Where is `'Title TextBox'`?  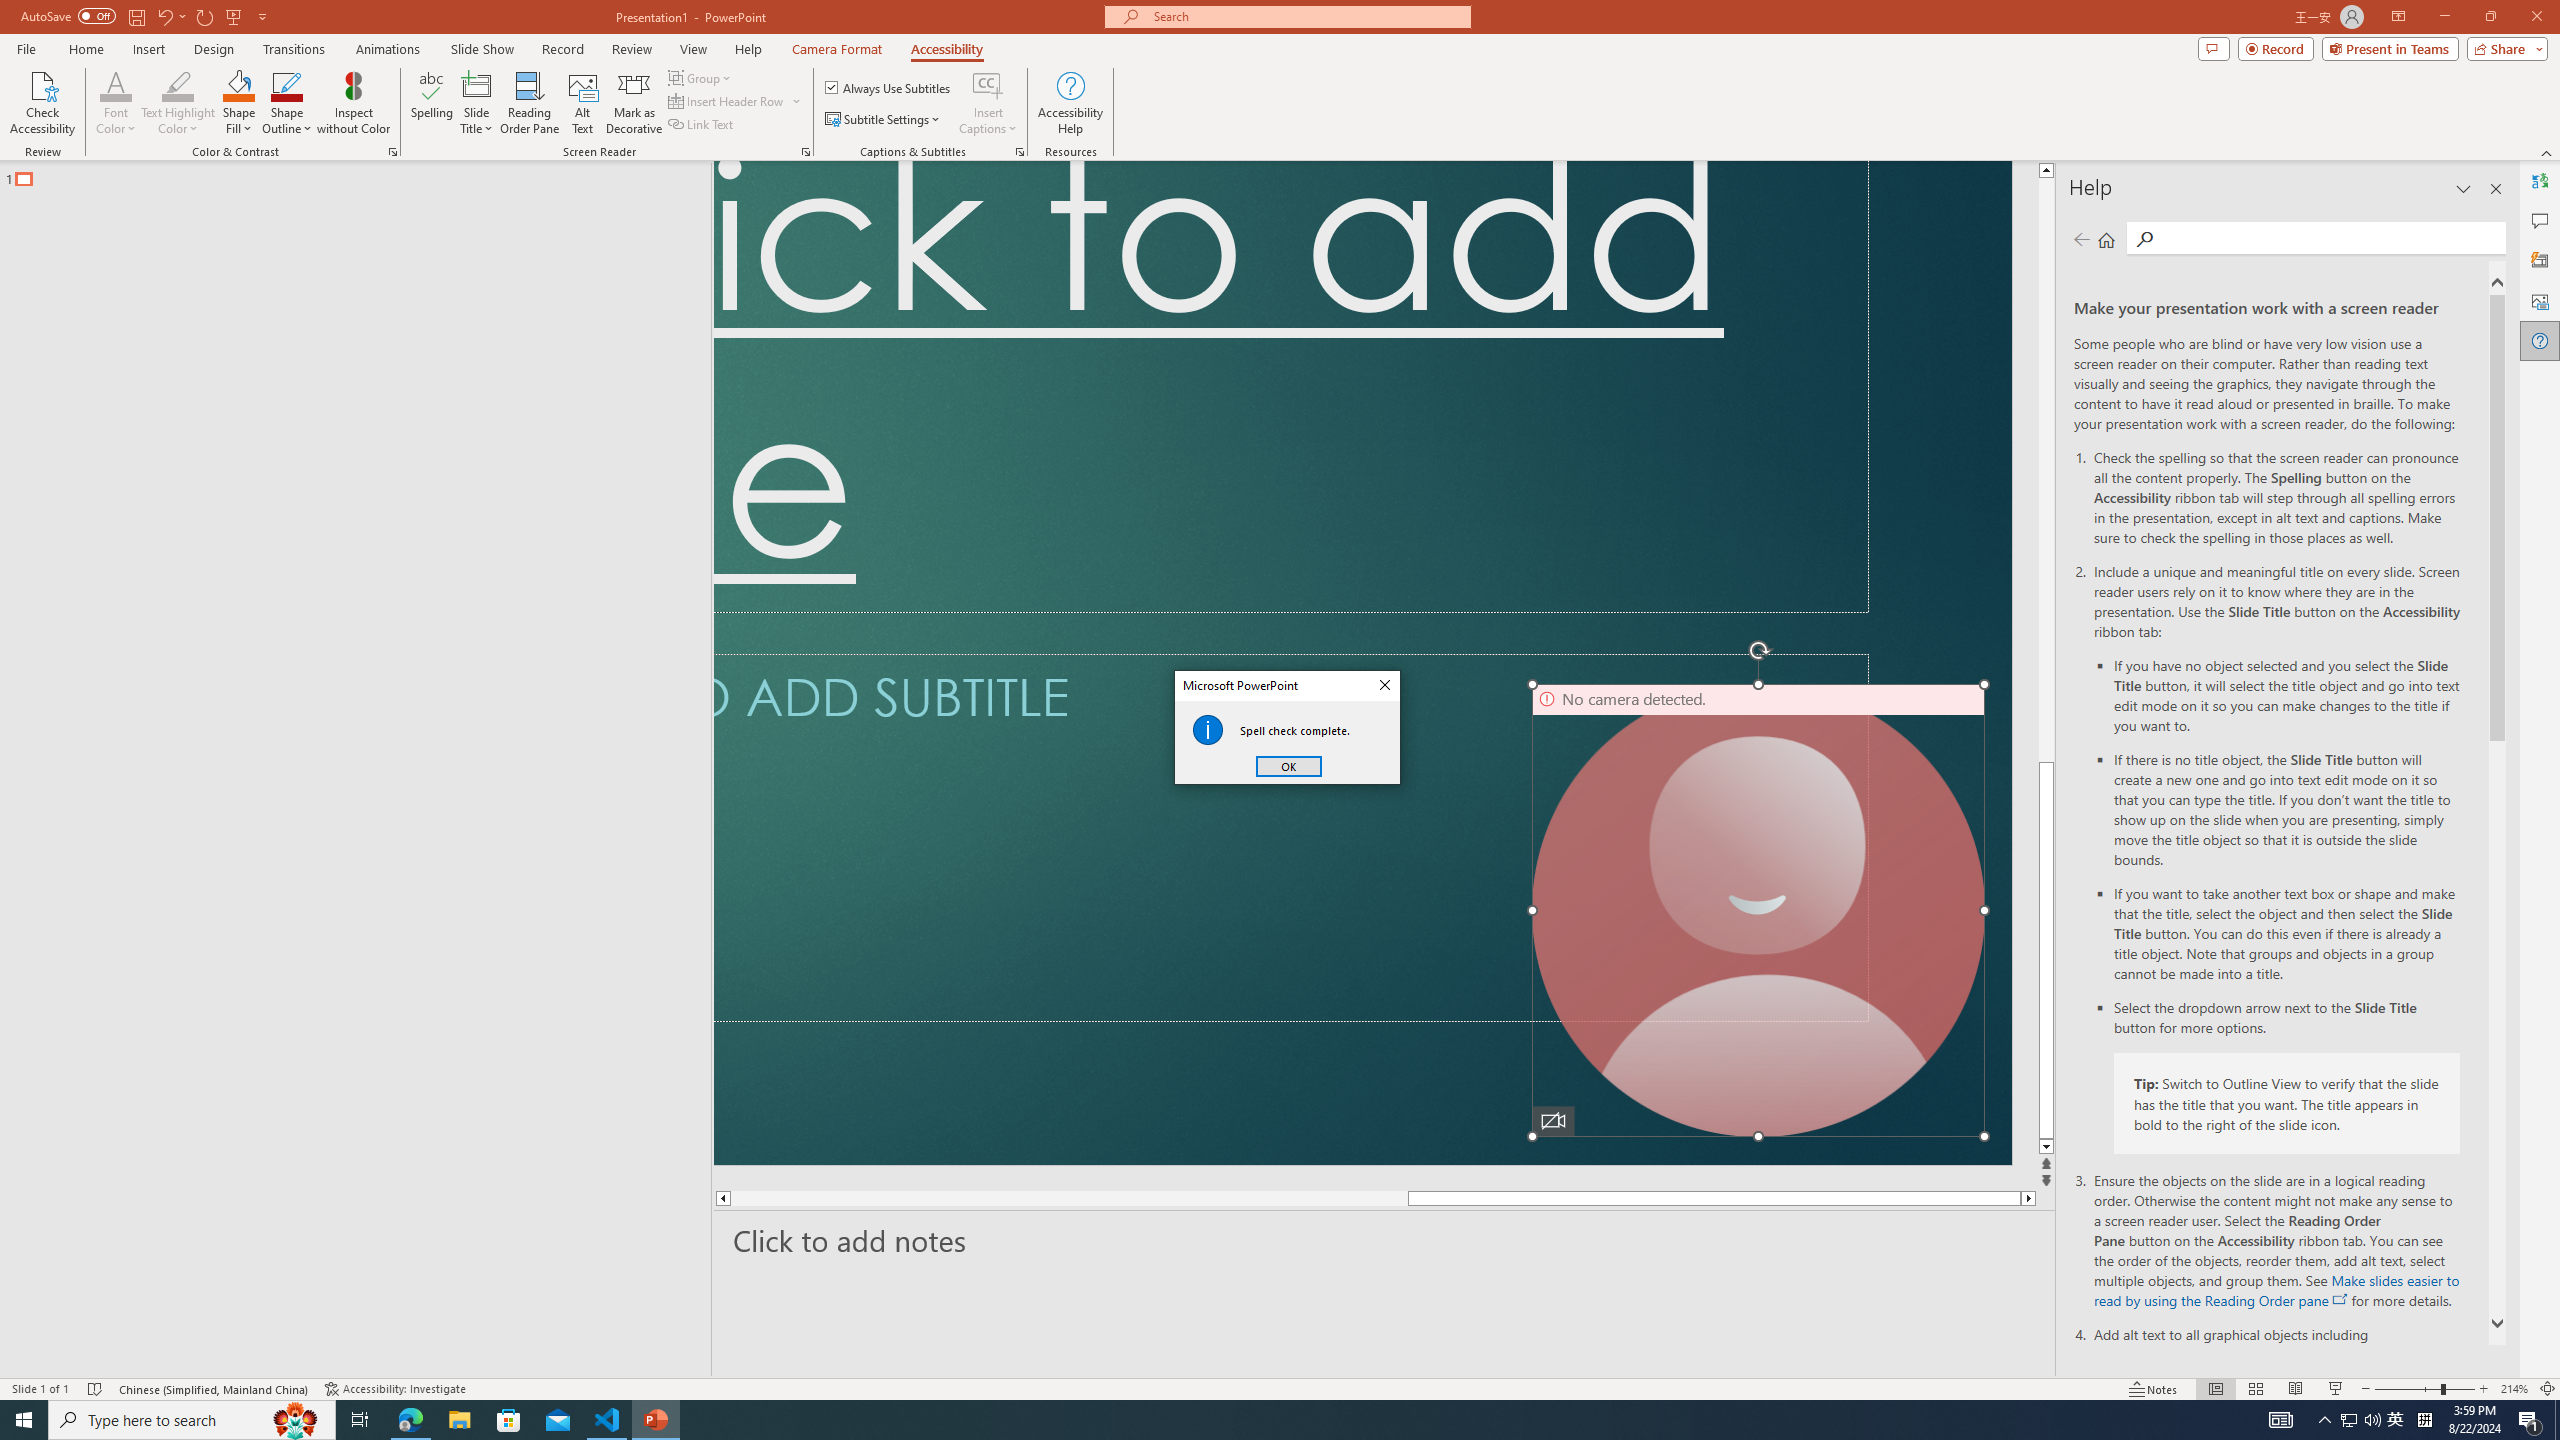
'Title TextBox' is located at coordinates (1291, 386).